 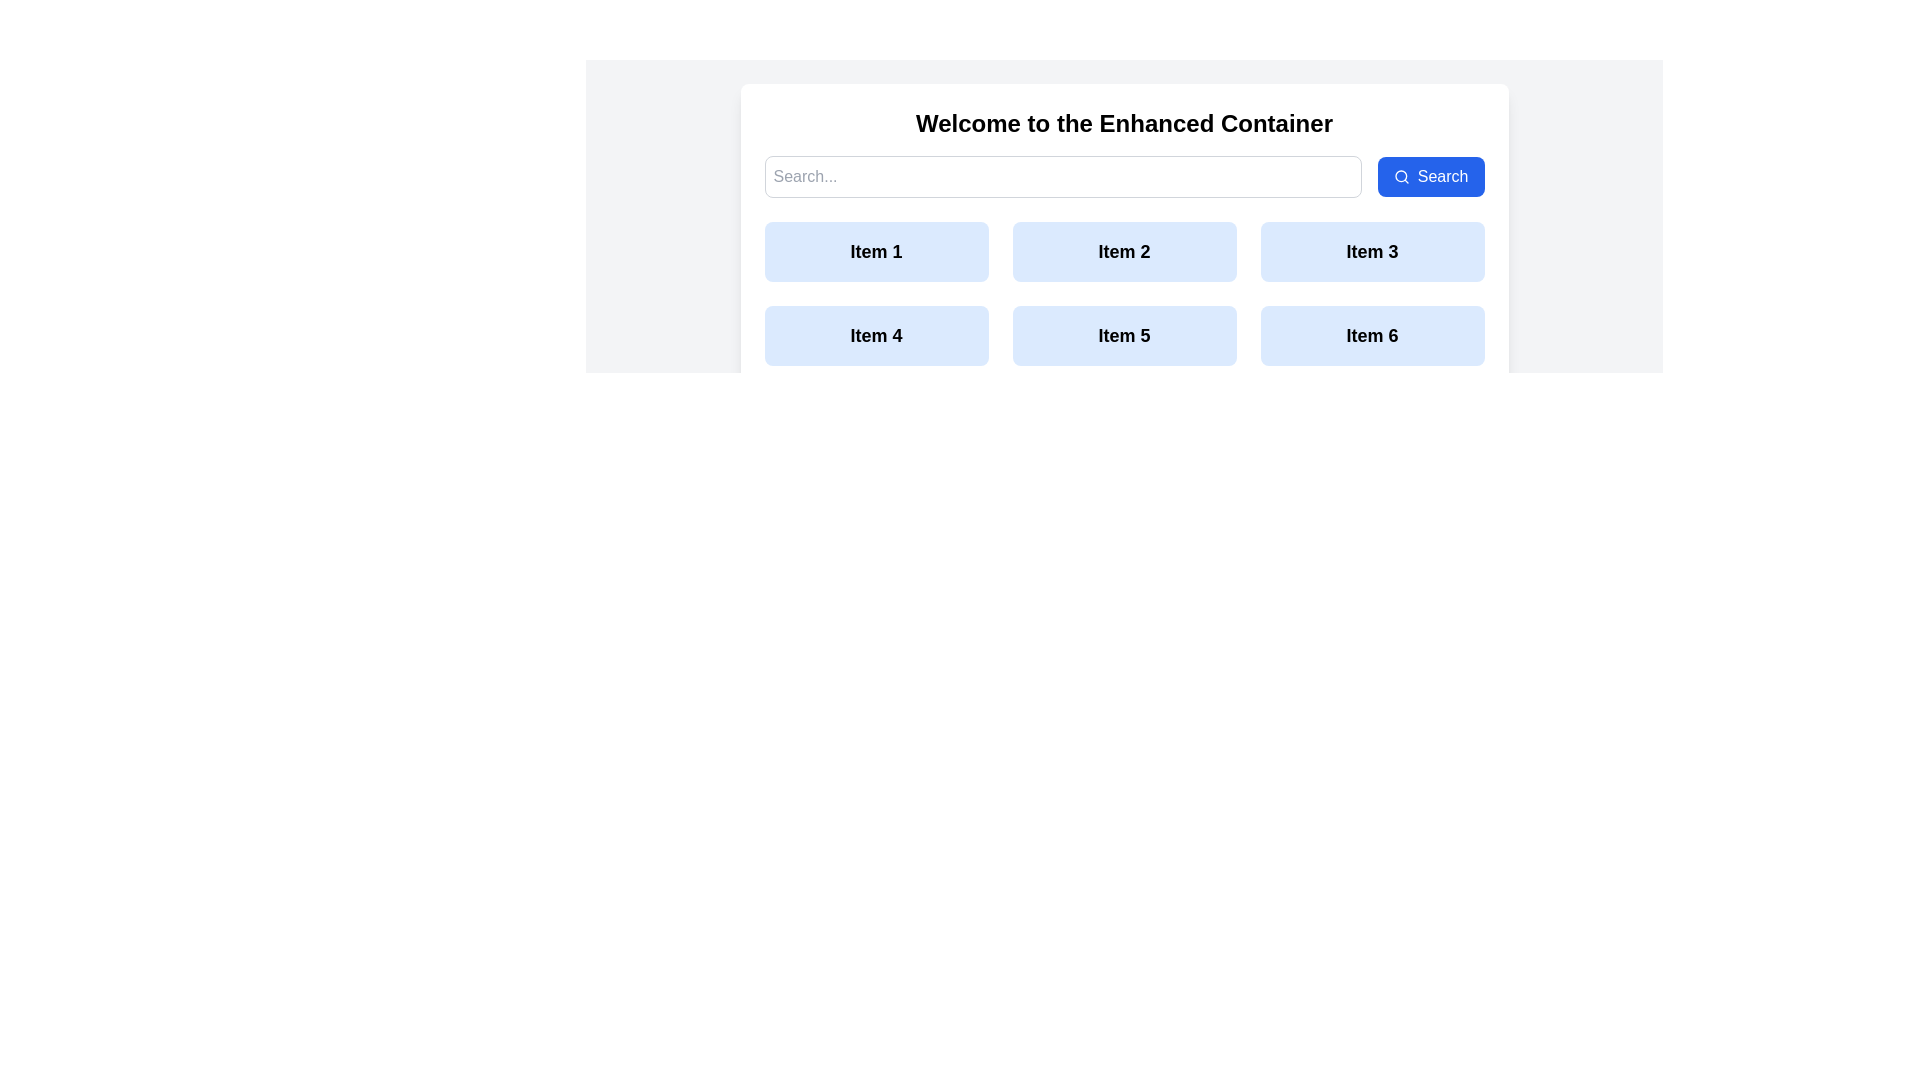 I want to click on the blue circular icon located on the left side of the search icon at the top-right corner of the interface, so click(x=1400, y=175).